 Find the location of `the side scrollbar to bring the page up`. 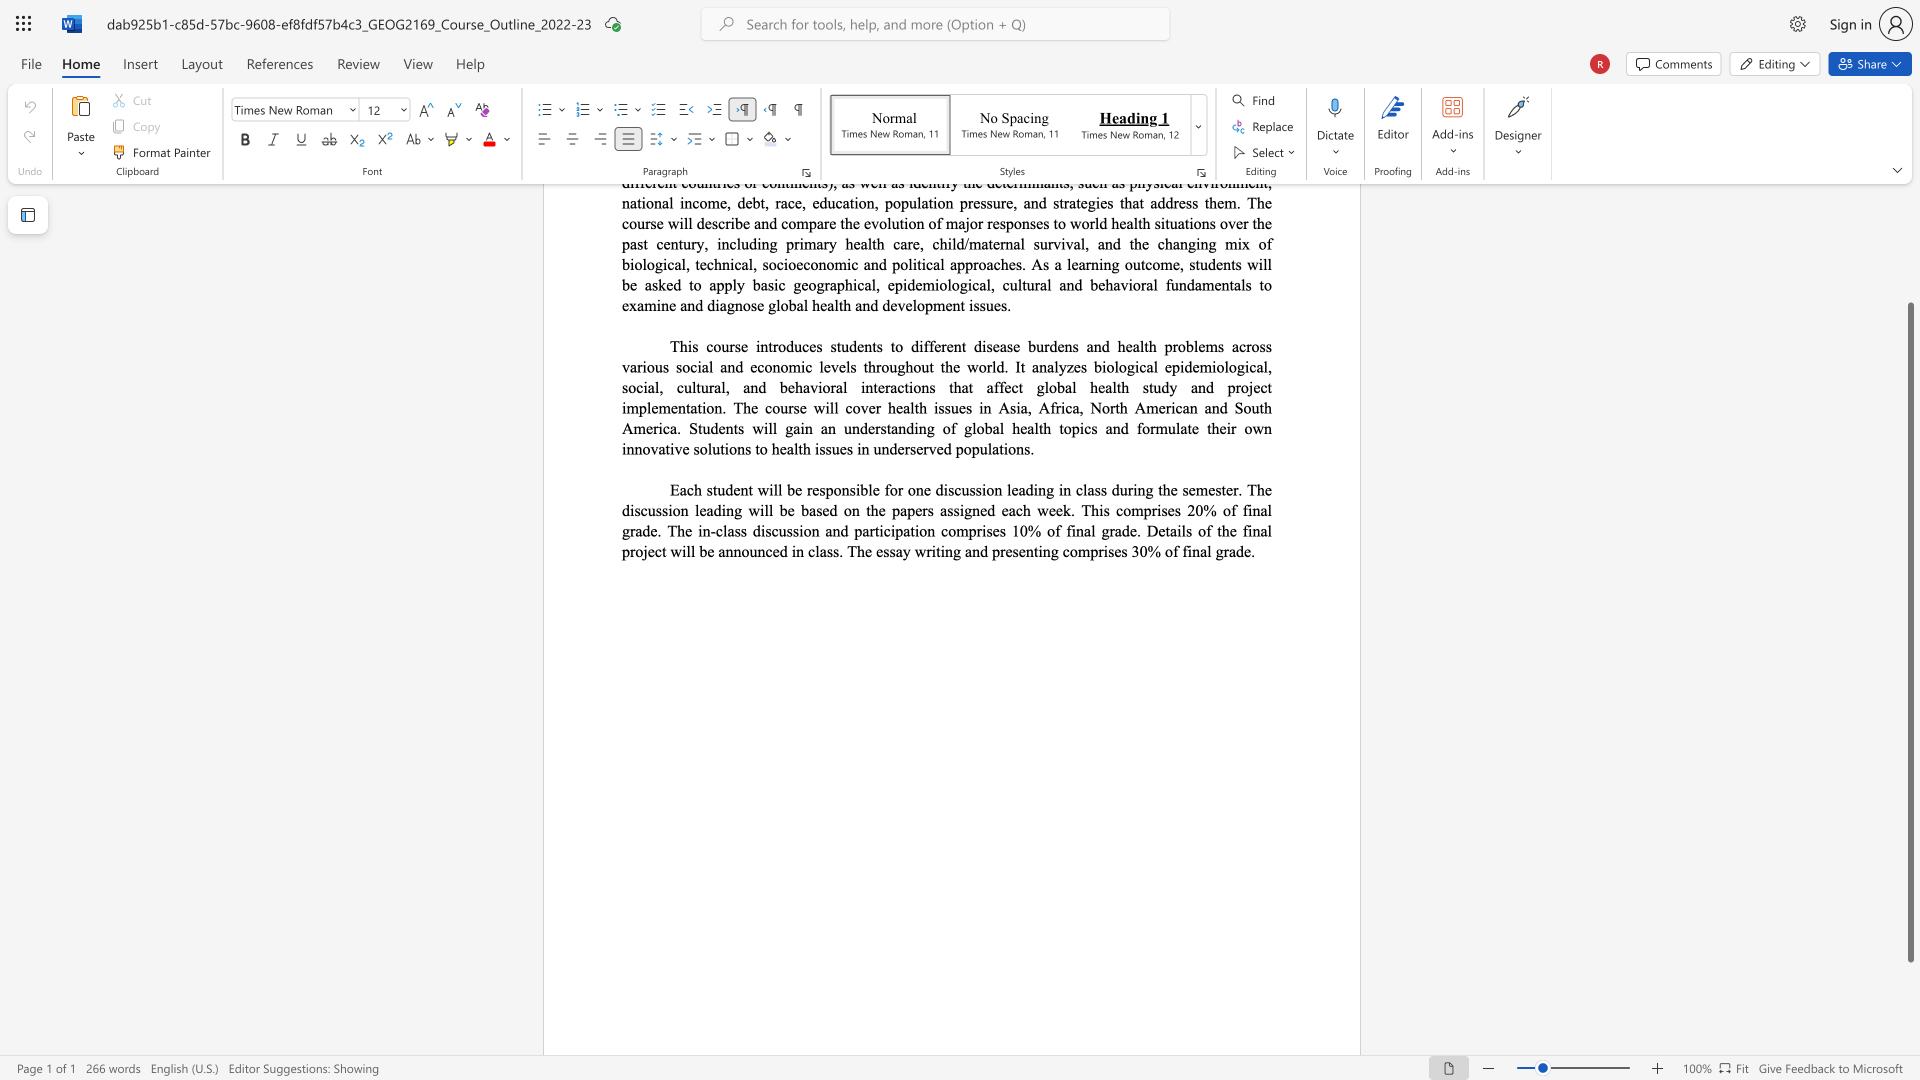

the side scrollbar to bring the page up is located at coordinates (1909, 249).